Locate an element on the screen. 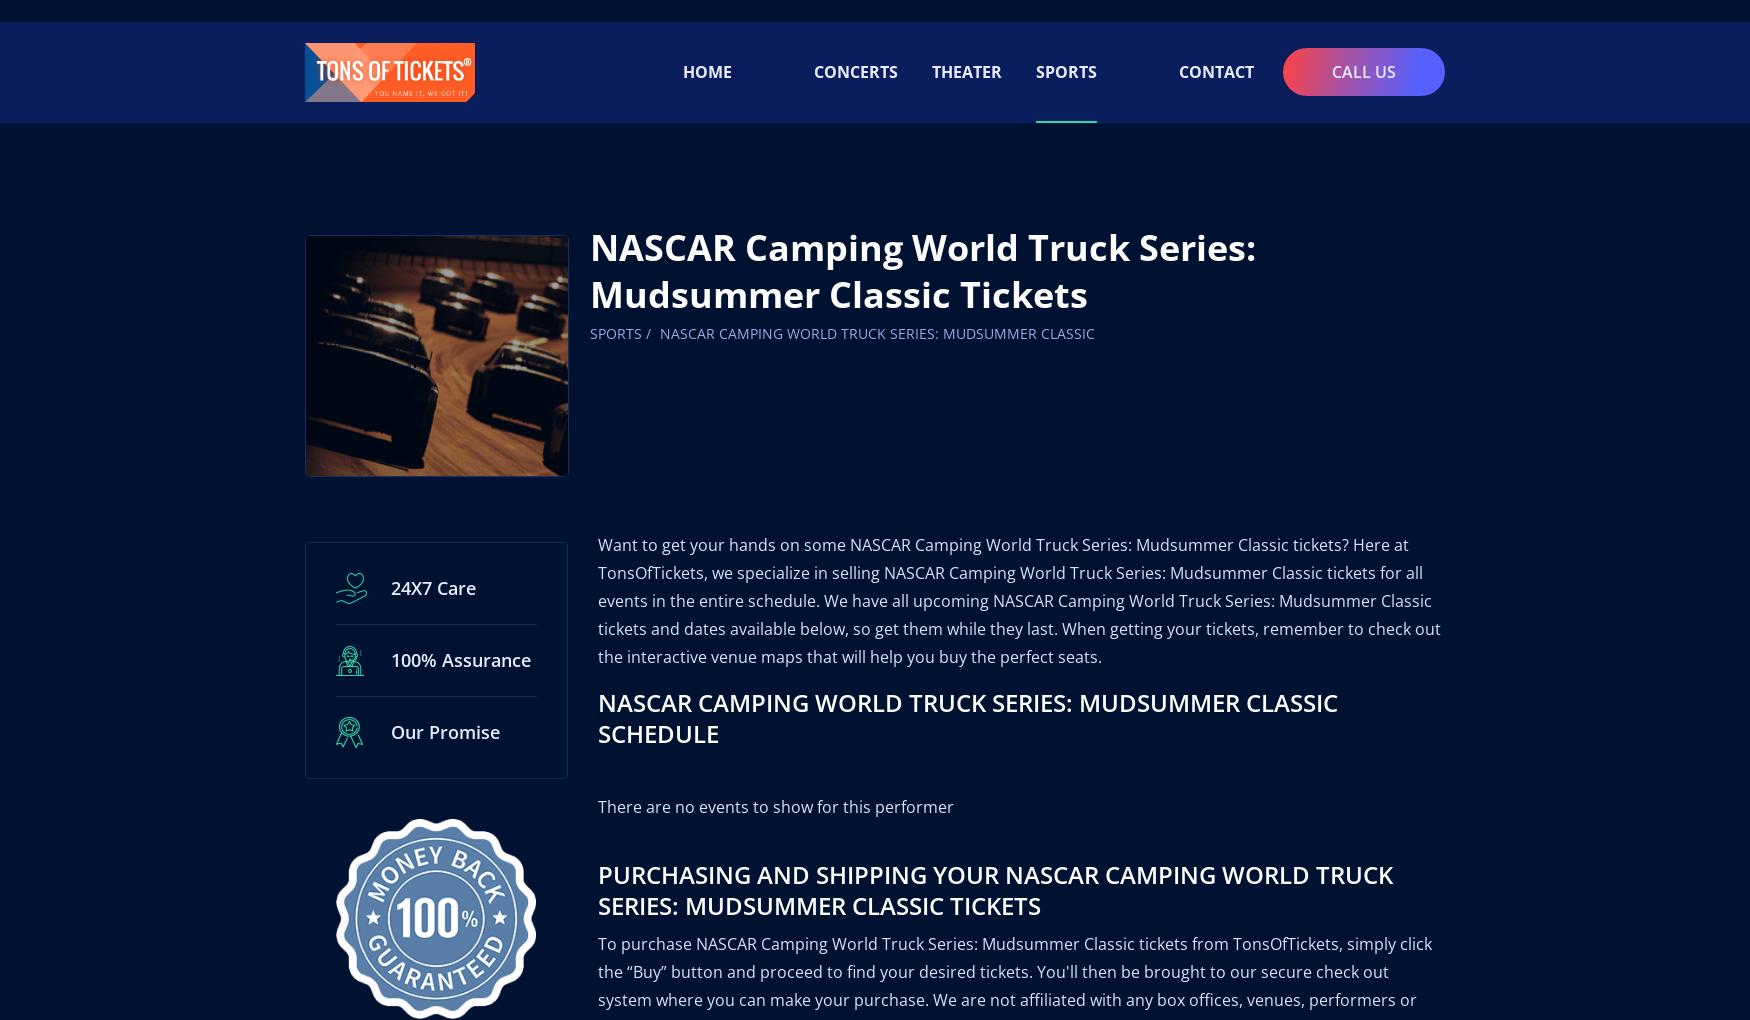 The image size is (1750, 1020). 'There are no events to show for this performer' is located at coordinates (774, 782).